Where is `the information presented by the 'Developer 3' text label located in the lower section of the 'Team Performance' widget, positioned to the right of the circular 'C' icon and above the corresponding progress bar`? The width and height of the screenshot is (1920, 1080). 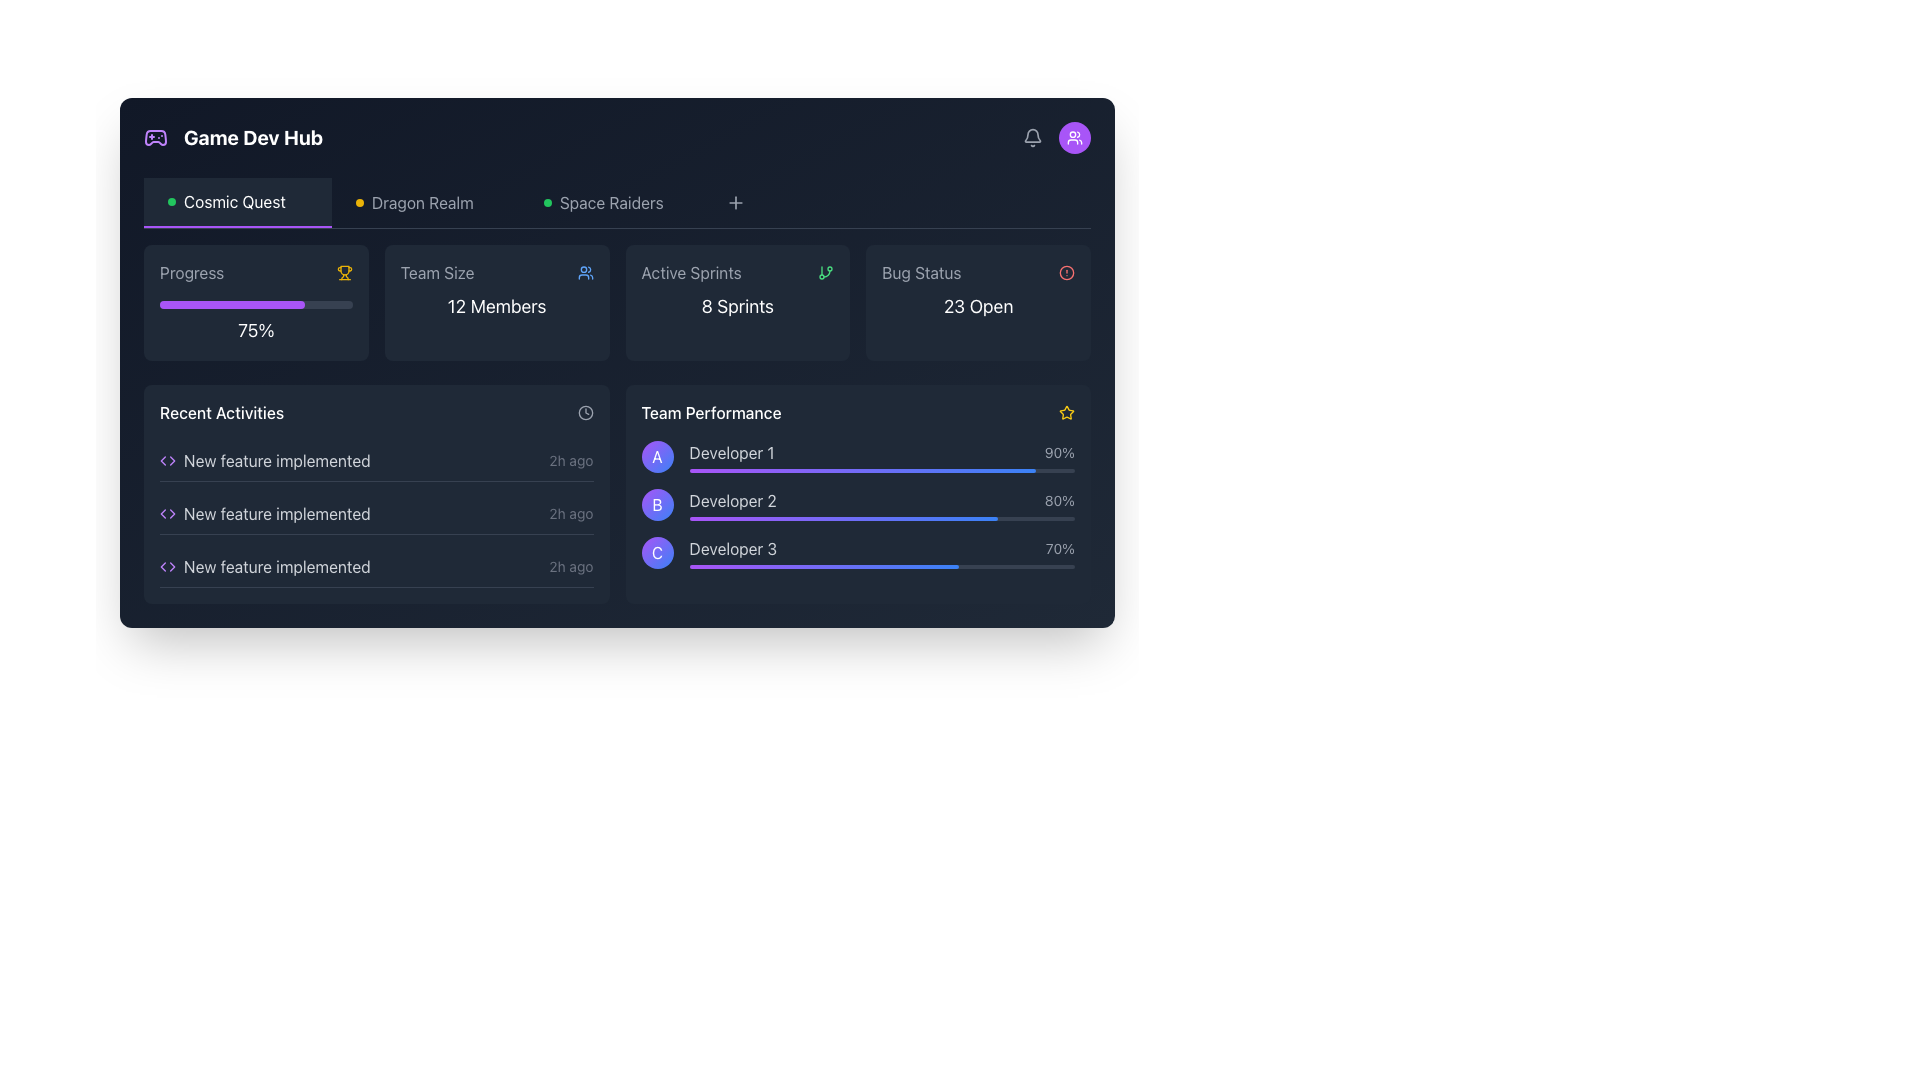
the information presented by the 'Developer 3' text label located in the lower section of the 'Team Performance' widget, positioned to the right of the circular 'C' icon and above the corresponding progress bar is located at coordinates (732, 548).